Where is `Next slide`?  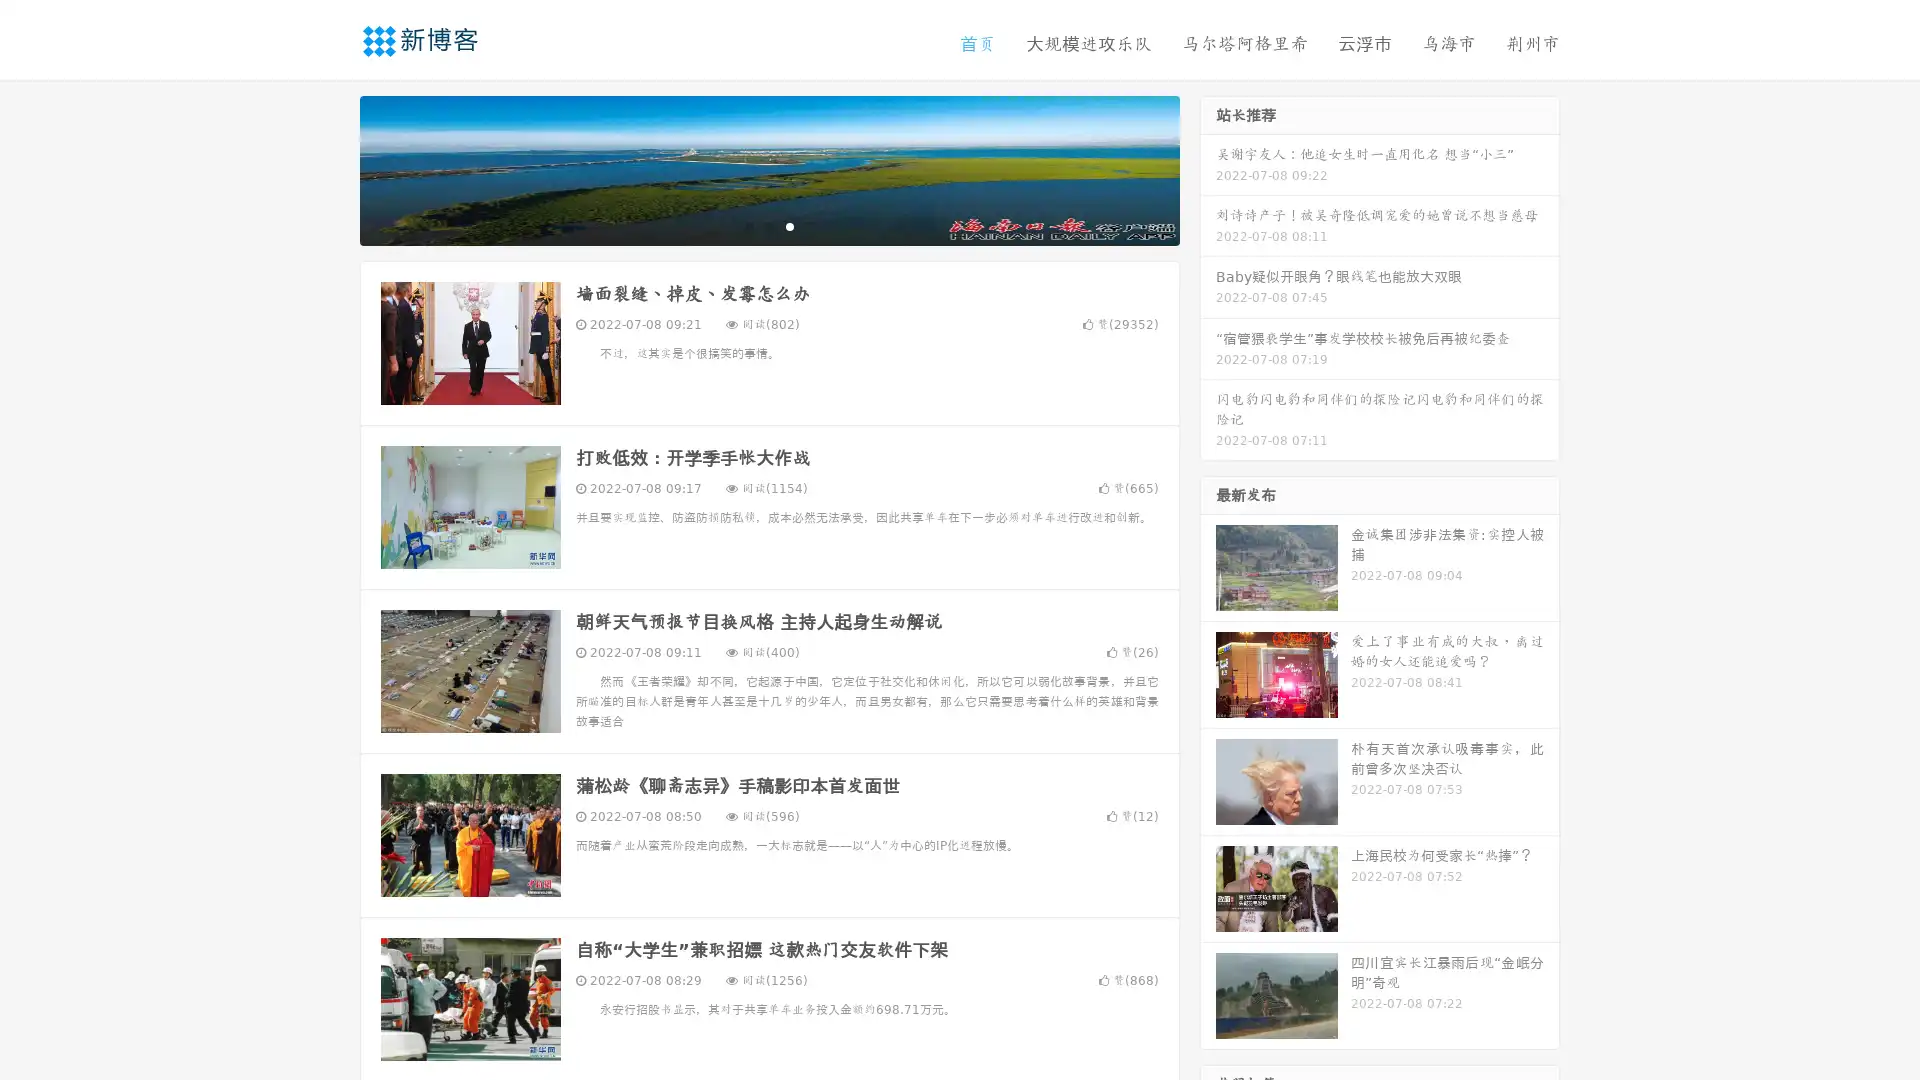 Next slide is located at coordinates (1208, 168).